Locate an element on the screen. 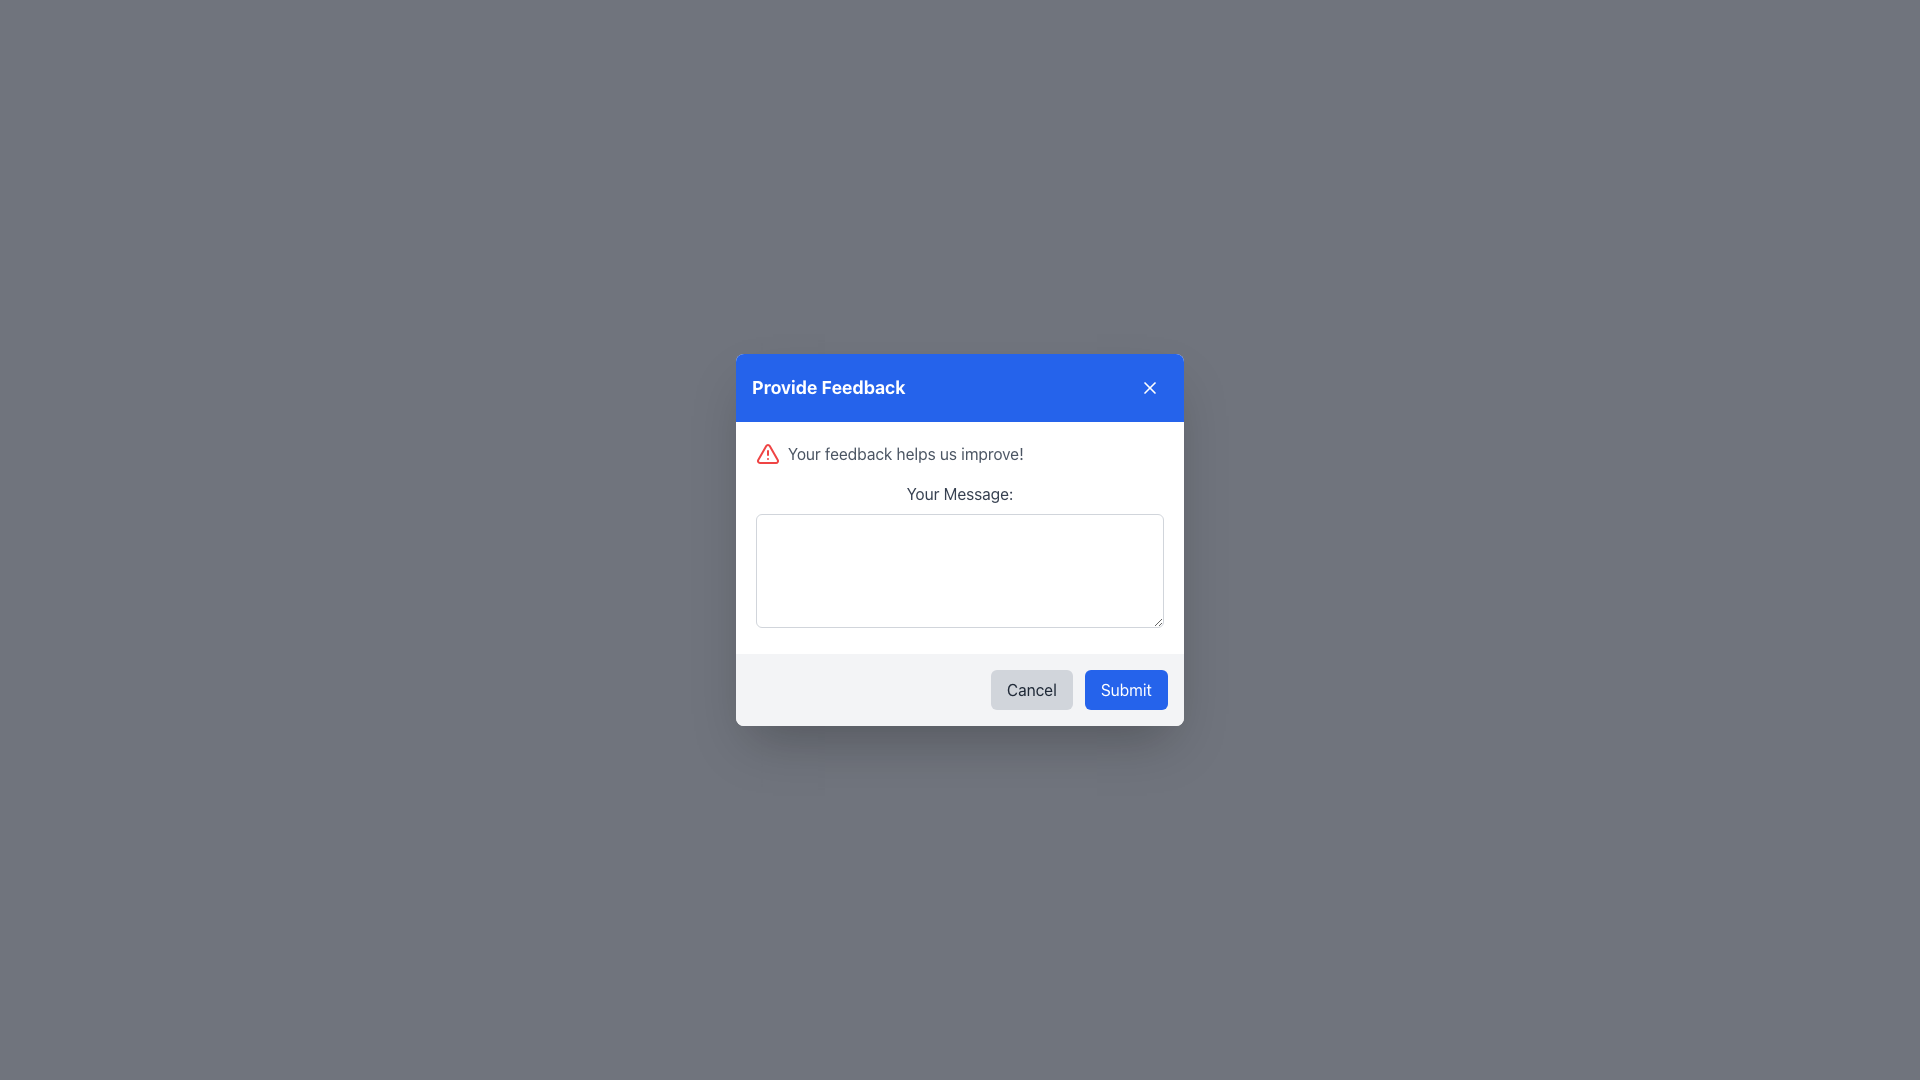 Image resolution: width=1920 pixels, height=1080 pixels. the gray rectangular 'Cancel' button located at the bottom-right section of the modal dialog is located at coordinates (1031, 689).